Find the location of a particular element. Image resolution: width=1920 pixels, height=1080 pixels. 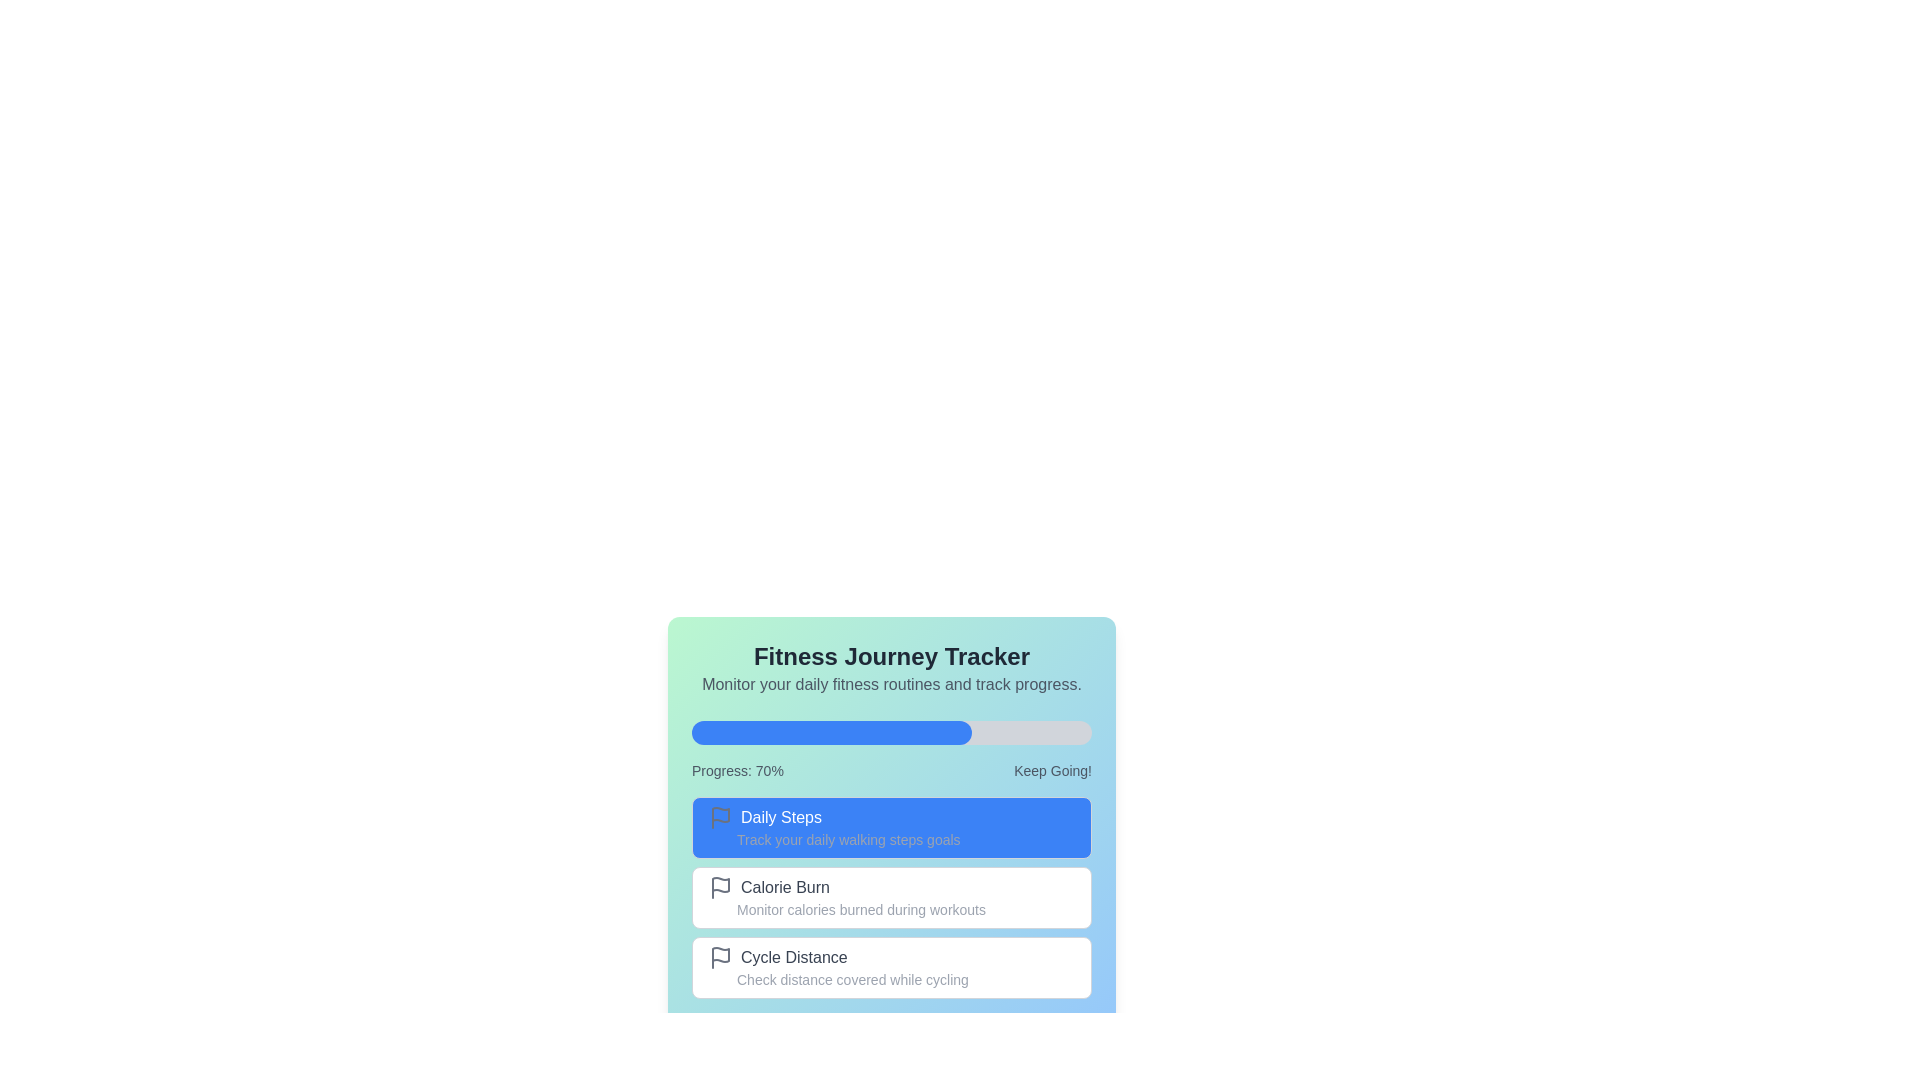

the flag icon that symbolizes a goal or checkpoint related to distance tracking, located directly to the left of the 'Cycle Distance' text section is located at coordinates (720, 956).